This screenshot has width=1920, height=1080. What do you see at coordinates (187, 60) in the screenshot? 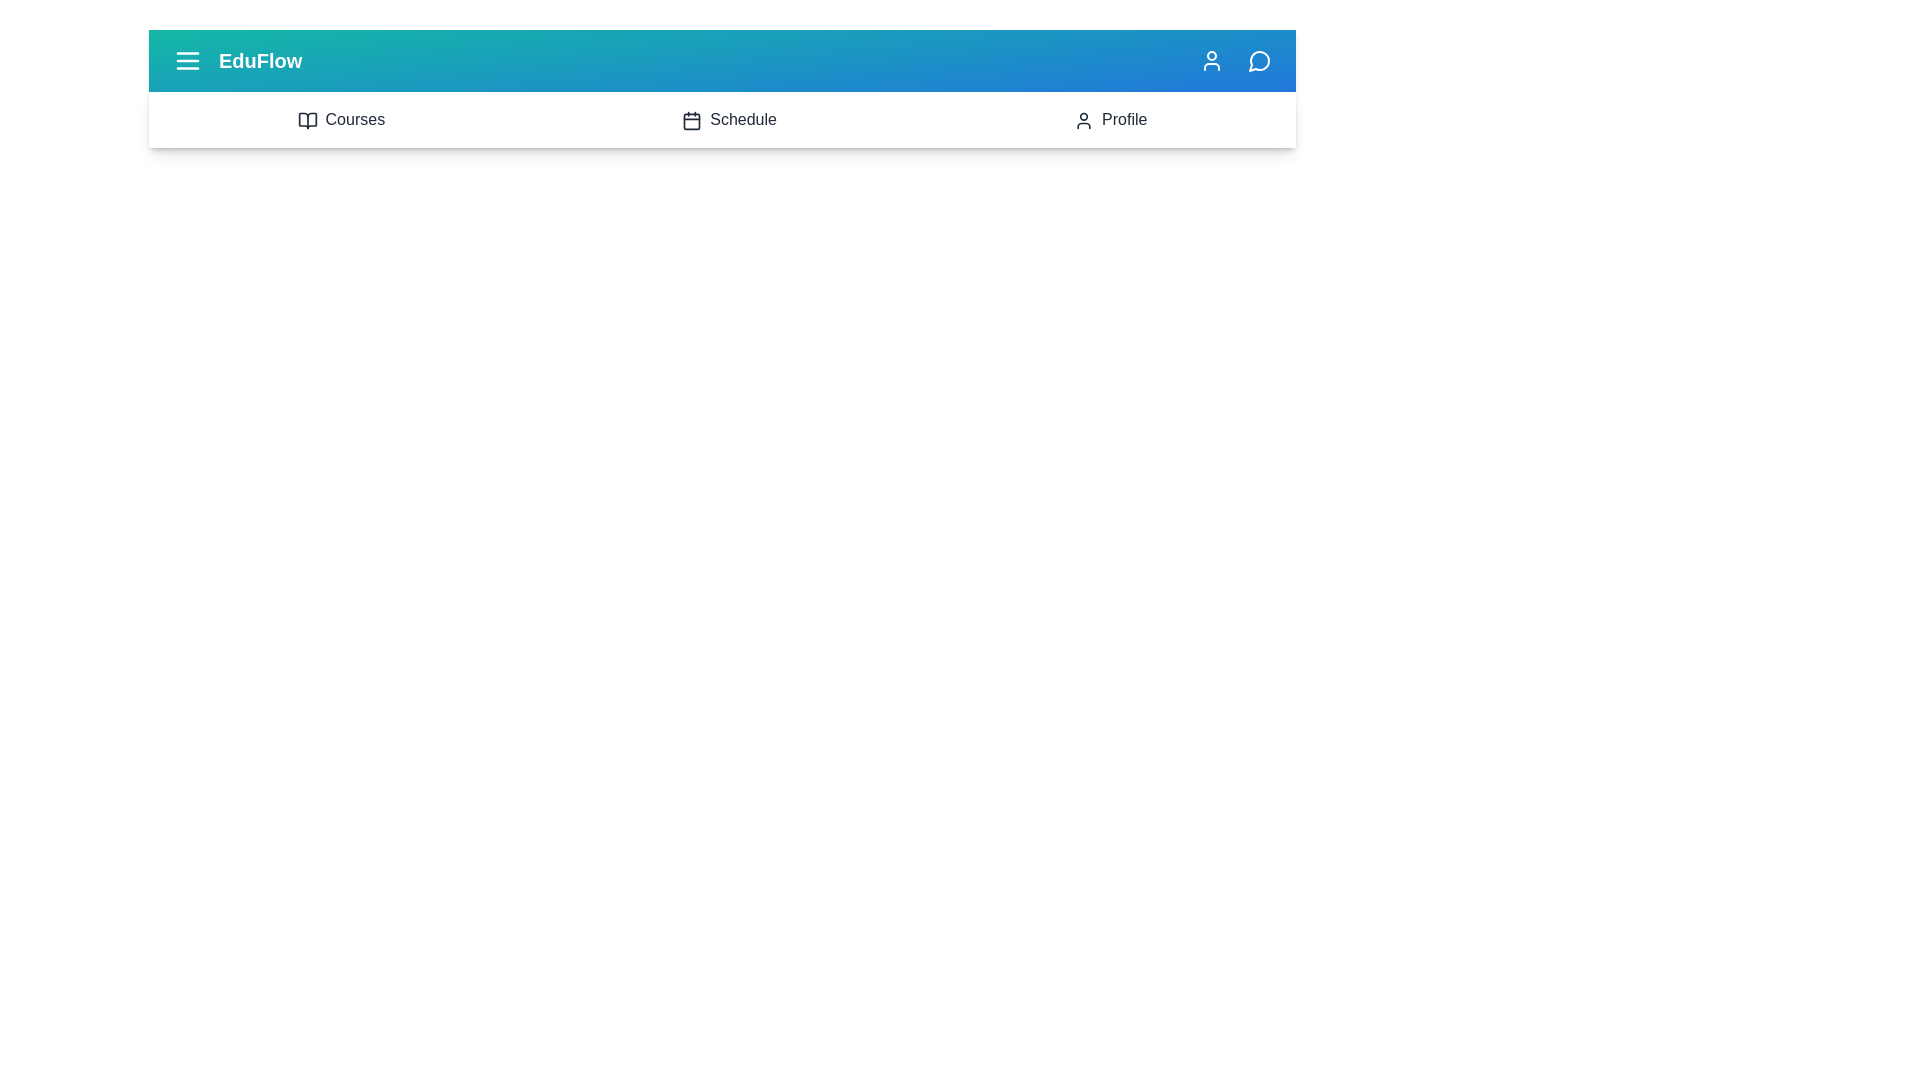
I see `the menu icon to toggle the navigation menu` at bounding box center [187, 60].